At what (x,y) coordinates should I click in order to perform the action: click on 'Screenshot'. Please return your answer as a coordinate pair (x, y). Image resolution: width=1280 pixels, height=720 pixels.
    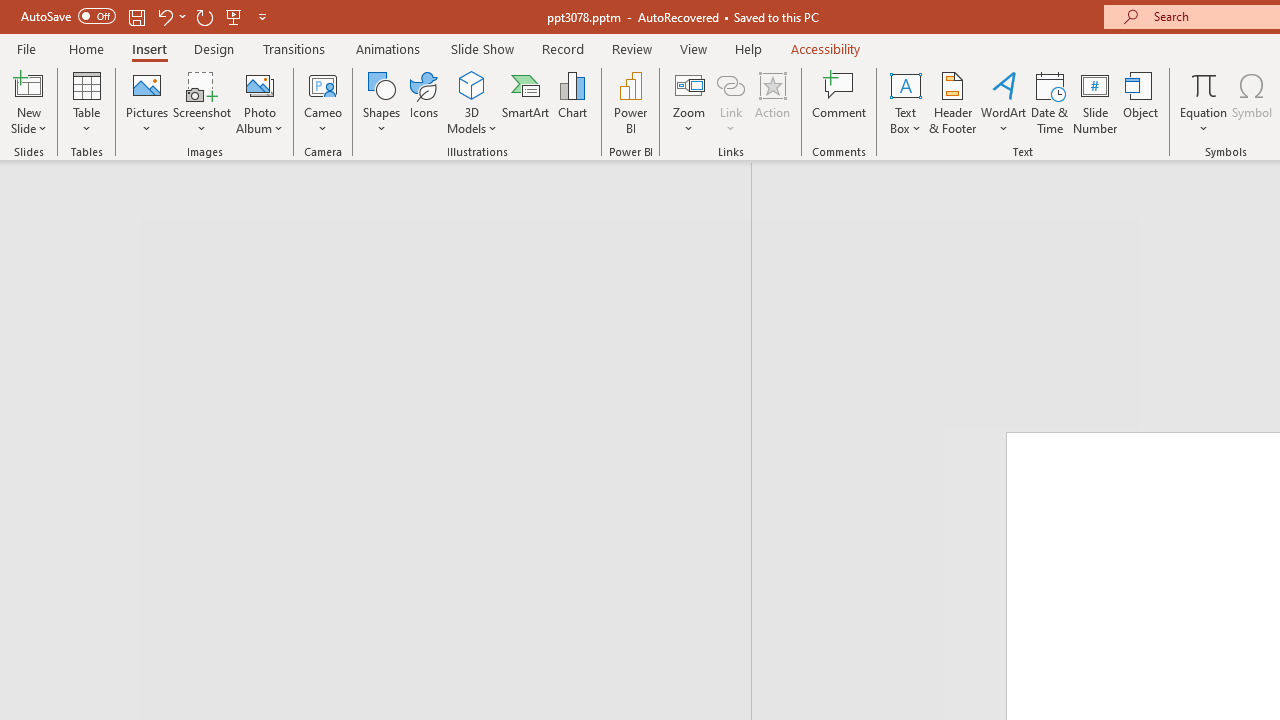
    Looking at the image, I should click on (202, 103).